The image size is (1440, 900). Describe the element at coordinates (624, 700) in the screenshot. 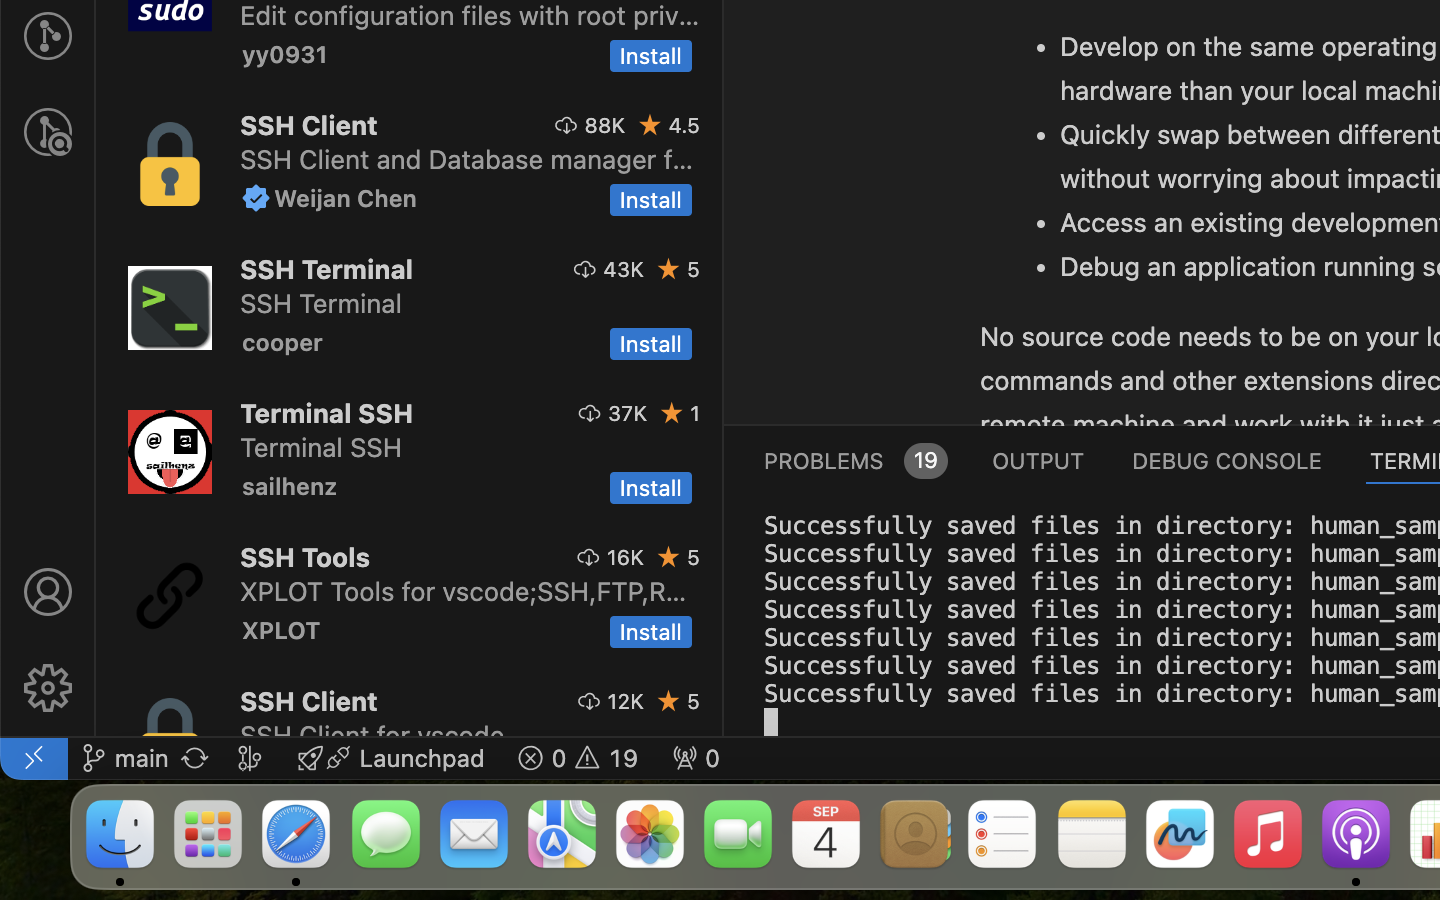

I see `'12K'` at that location.